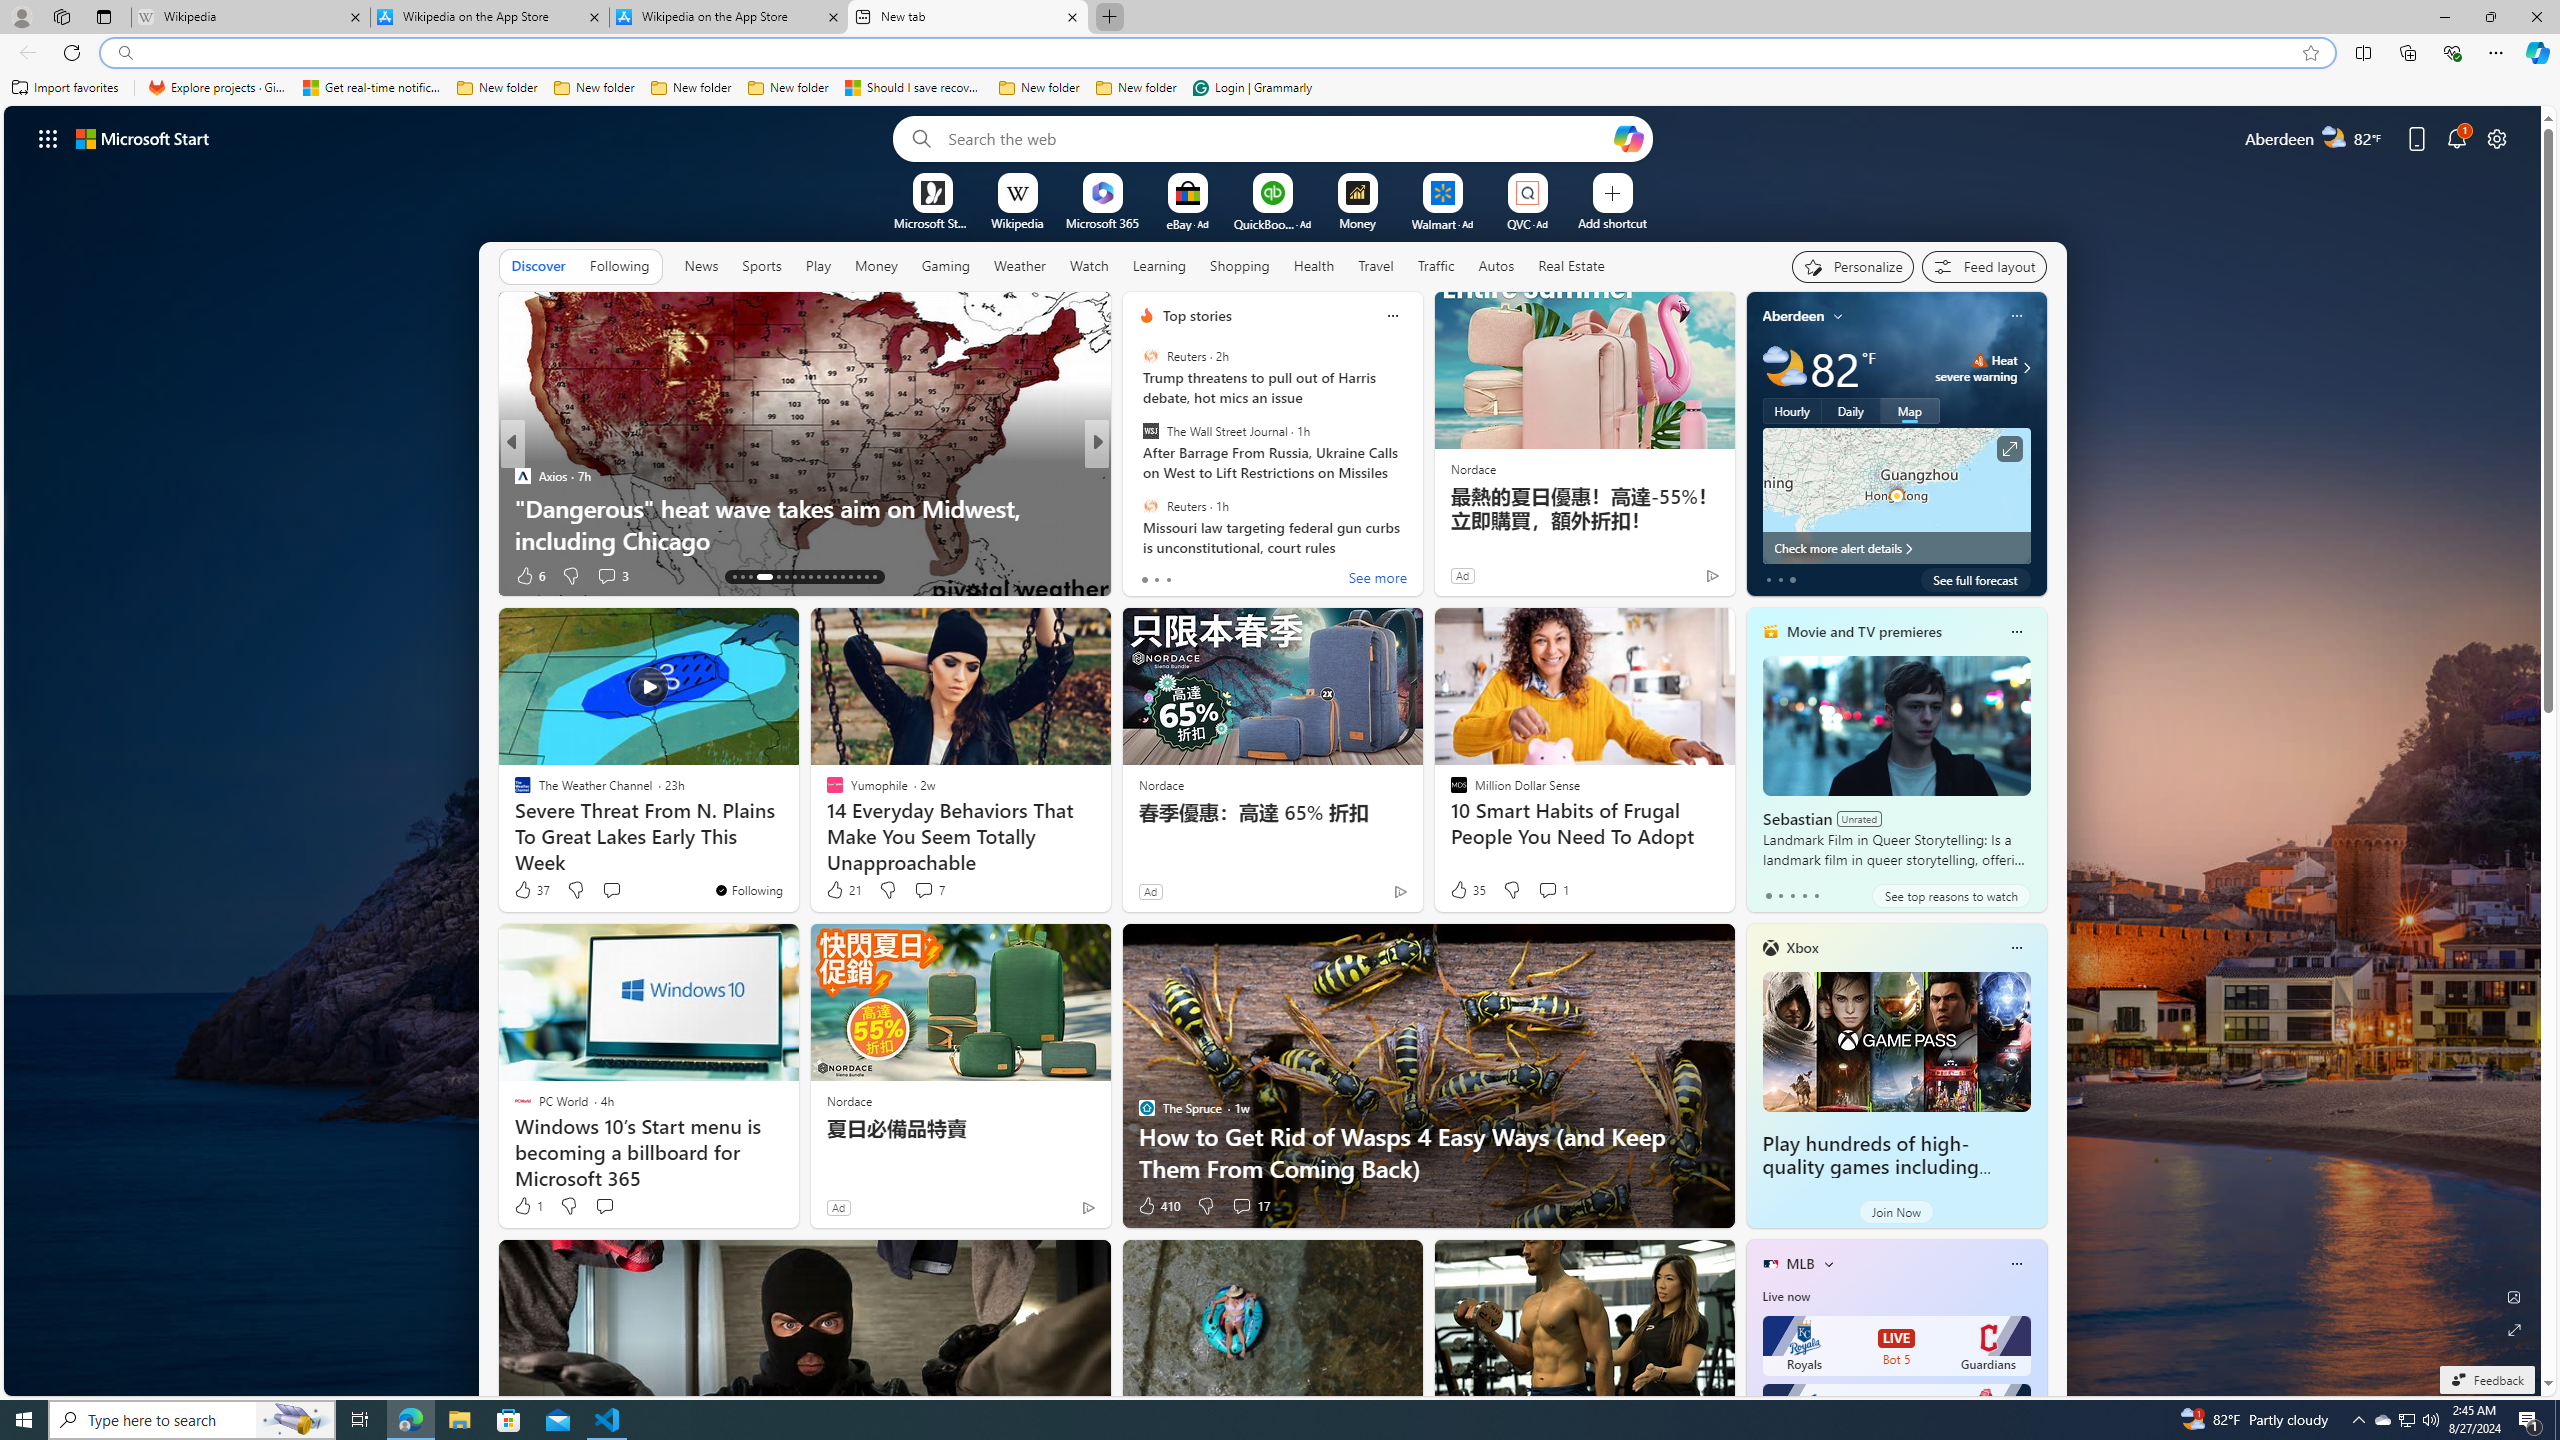 The image size is (2560, 1440). I want to click on '100 Like', so click(1151, 575).